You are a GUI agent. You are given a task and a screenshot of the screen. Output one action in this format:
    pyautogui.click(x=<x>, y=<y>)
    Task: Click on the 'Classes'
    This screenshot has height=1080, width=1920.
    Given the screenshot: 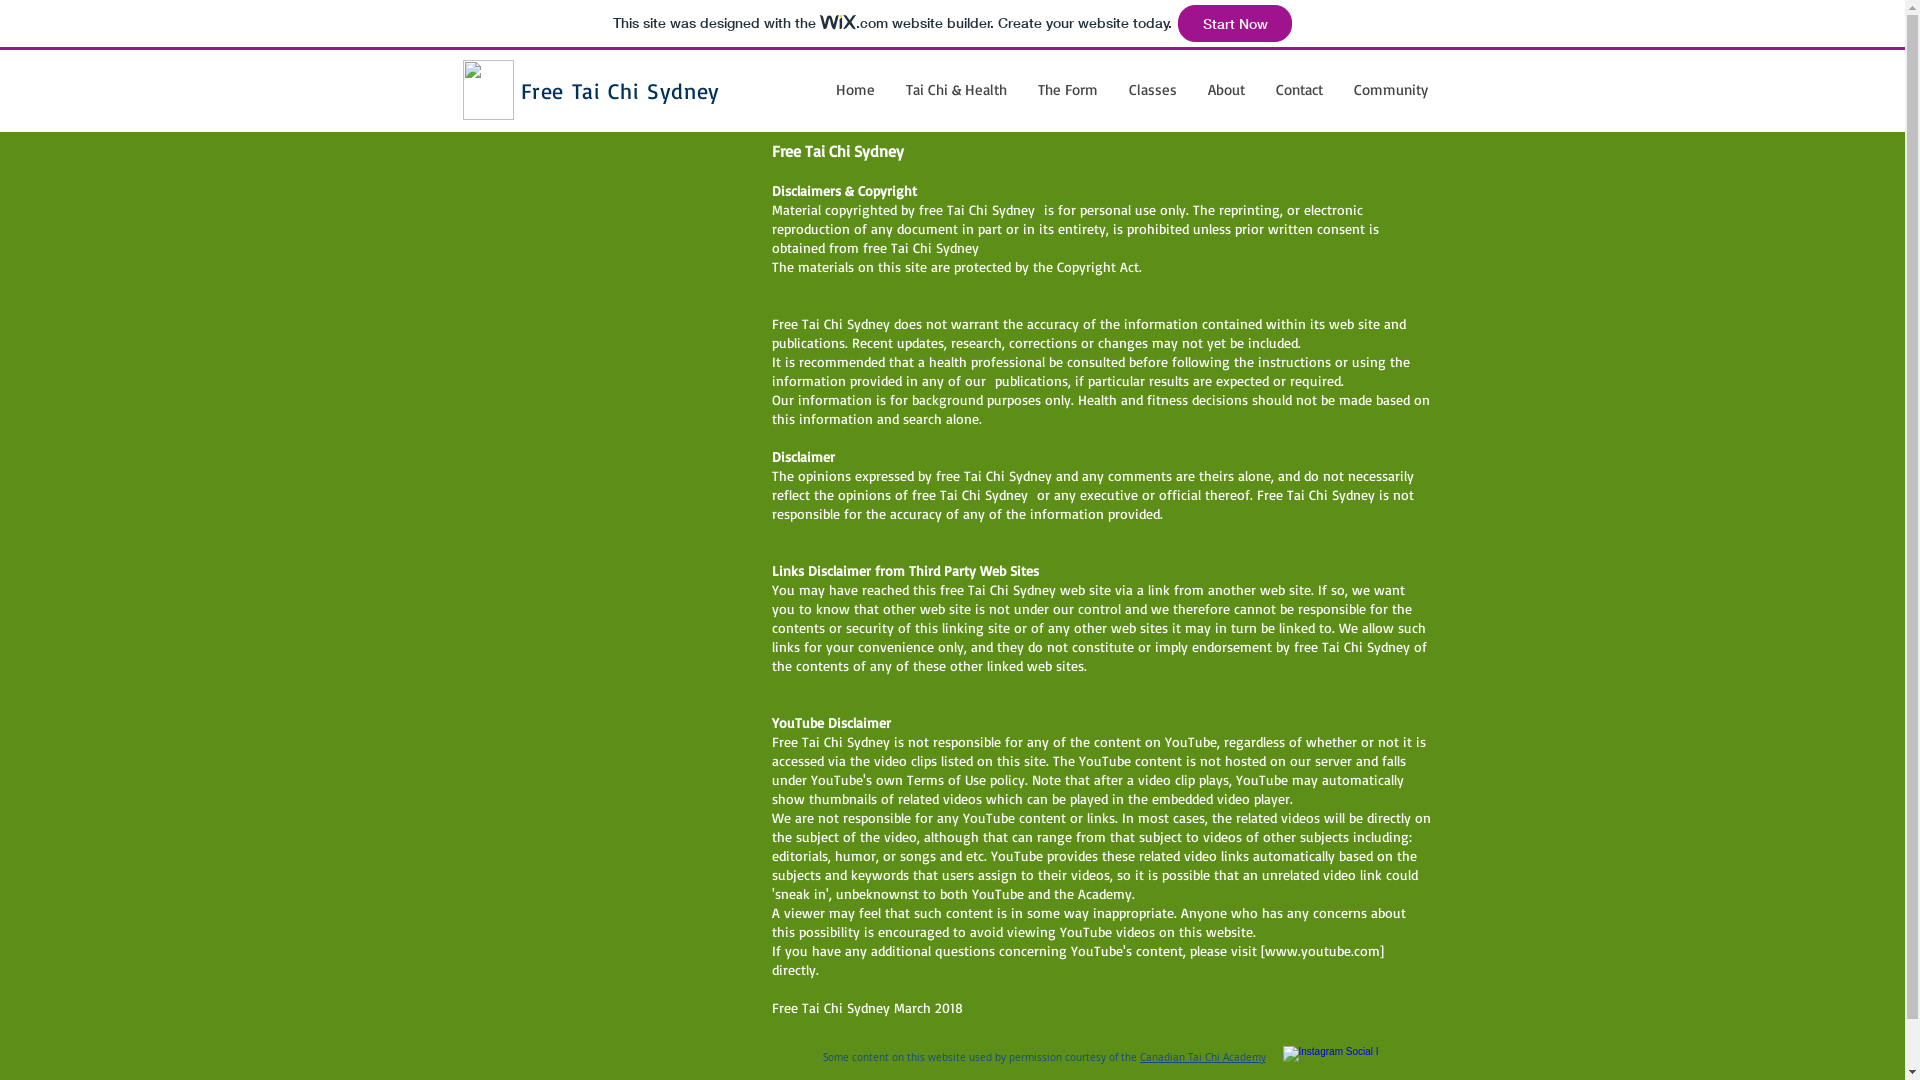 What is the action you would take?
    pyautogui.click(x=1151, y=88)
    